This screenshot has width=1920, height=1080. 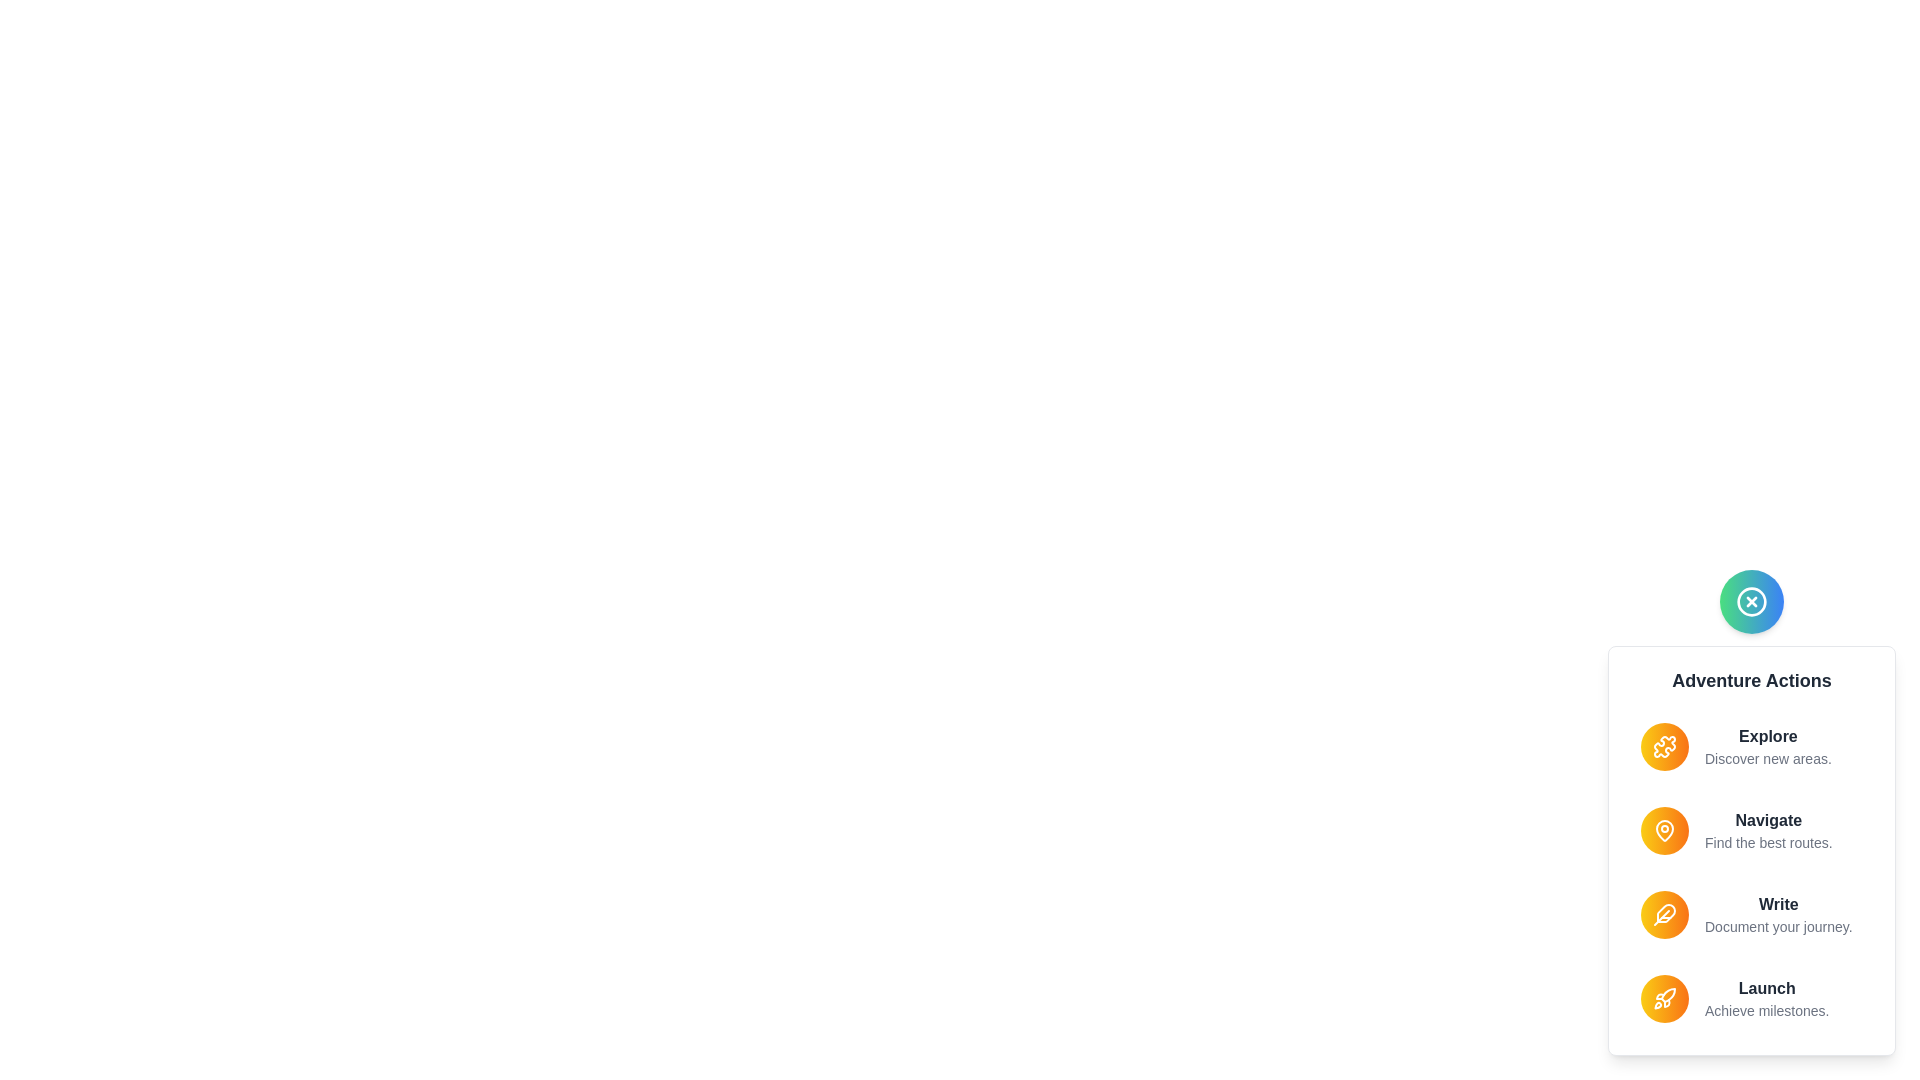 What do you see at coordinates (1751, 830) in the screenshot?
I see `the action Navigate from the menu by clicking its respective item` at bounding box center [1751, 830].